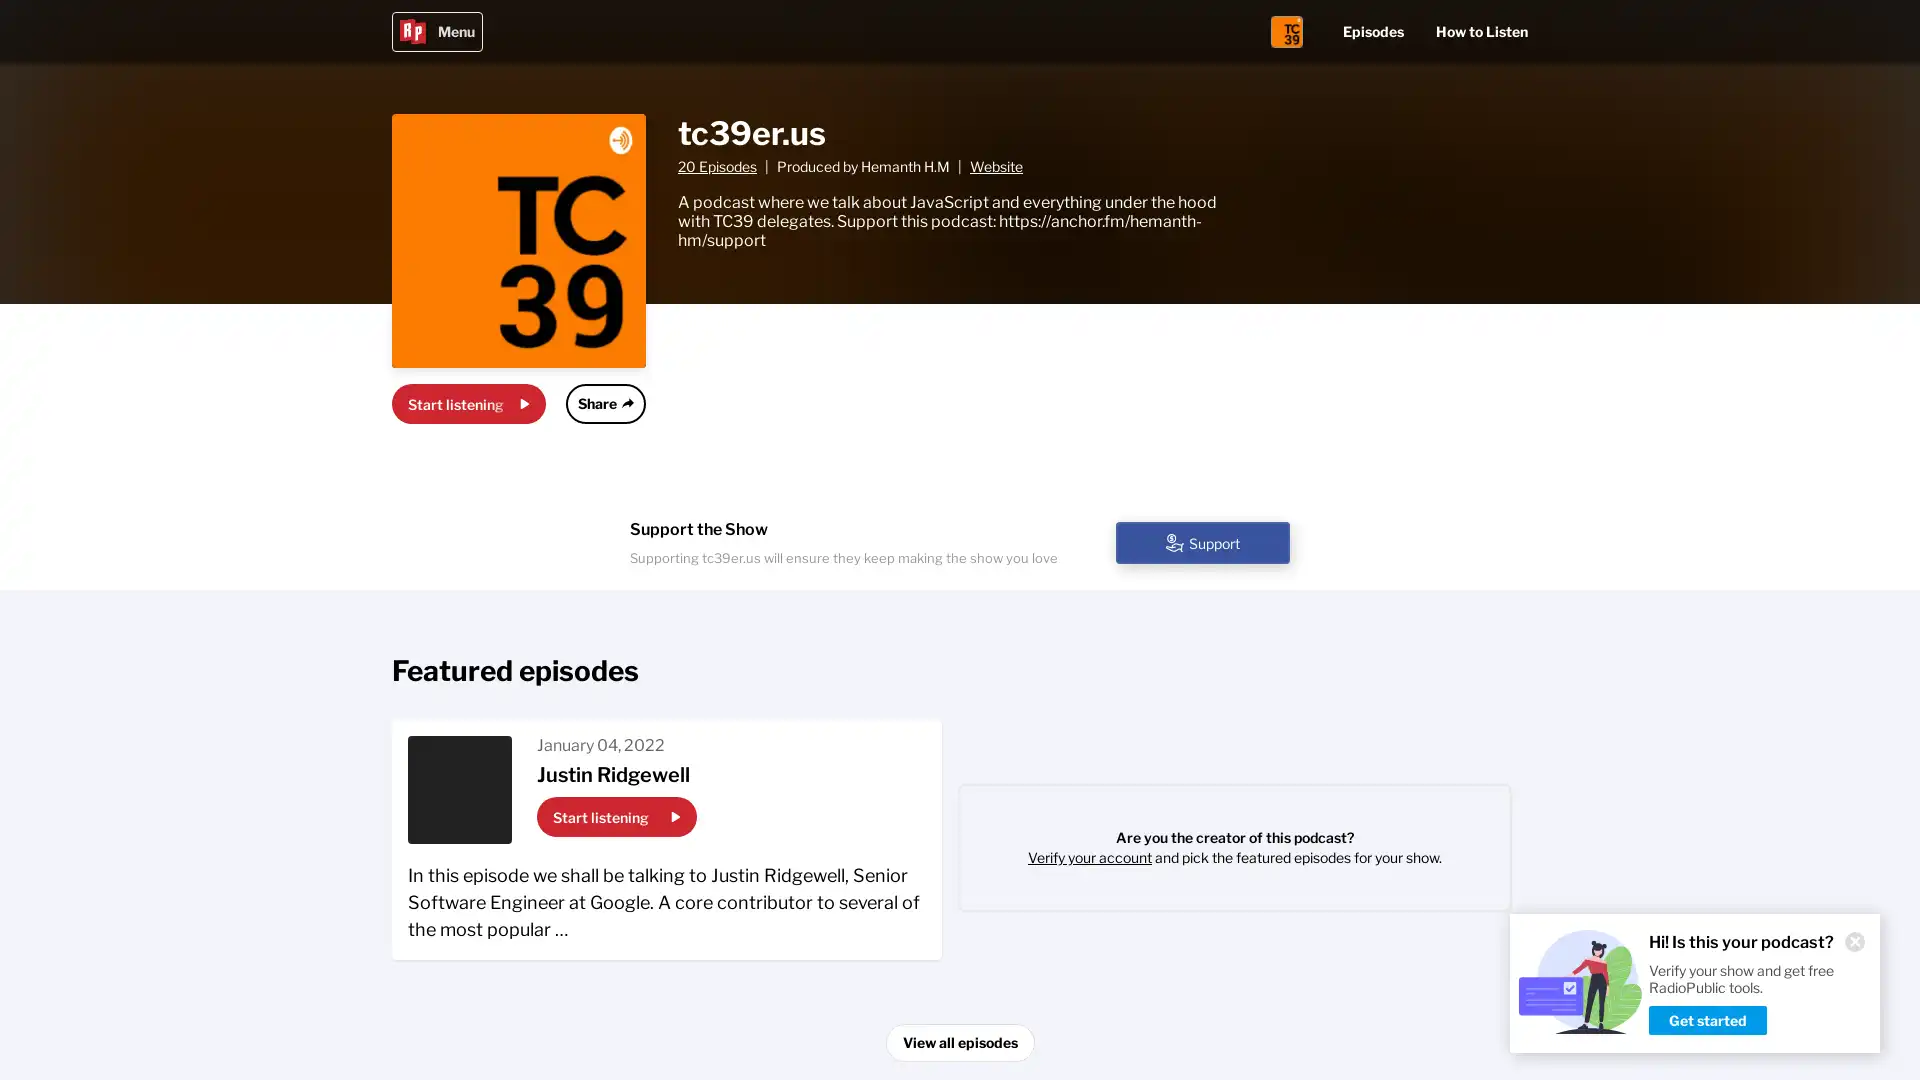 The image size is (1920, 1080). What do you see at coordinates (468, 404) in the screenshot?
I see `Start listening play` at bounding box center [468, 404].